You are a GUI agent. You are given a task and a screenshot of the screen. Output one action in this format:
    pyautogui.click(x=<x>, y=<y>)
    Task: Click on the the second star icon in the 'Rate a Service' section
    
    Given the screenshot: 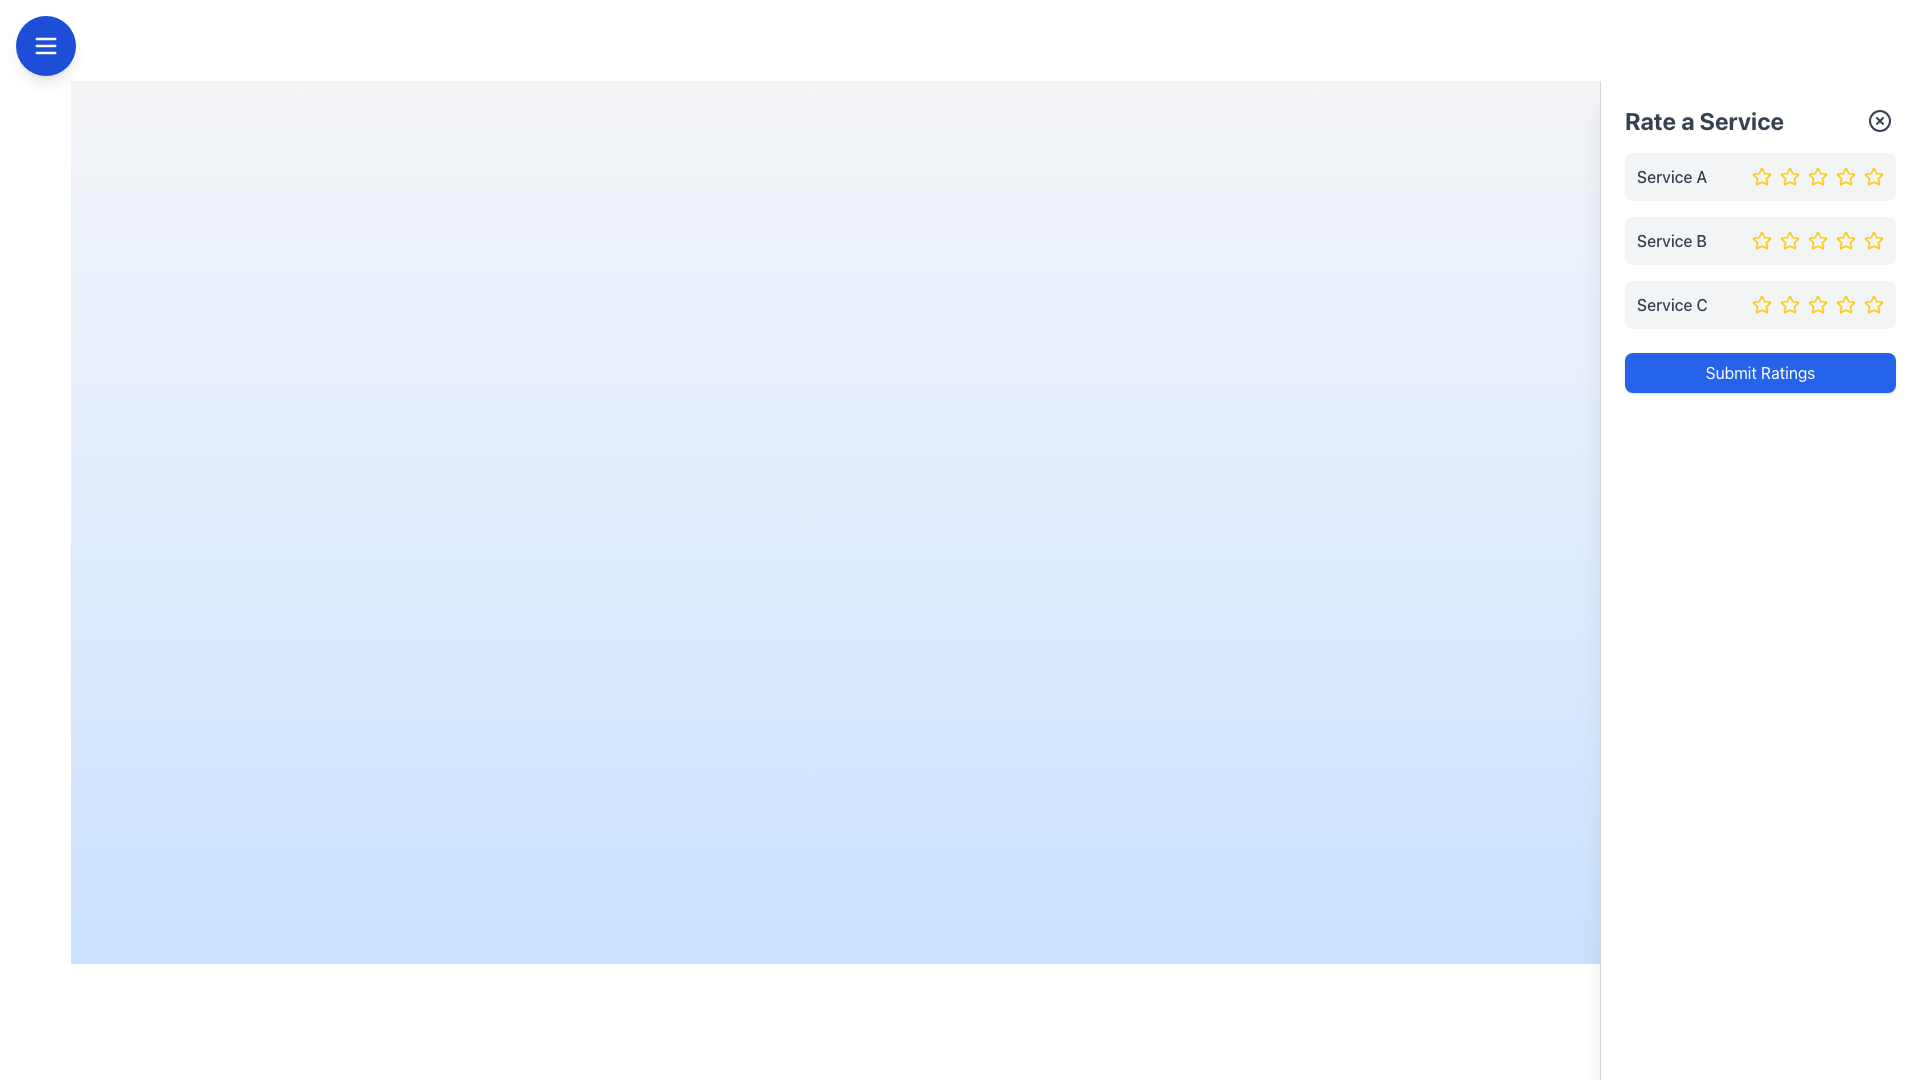 What is the action you would take?
    pyautogui.click(x=1790, y=176)
    